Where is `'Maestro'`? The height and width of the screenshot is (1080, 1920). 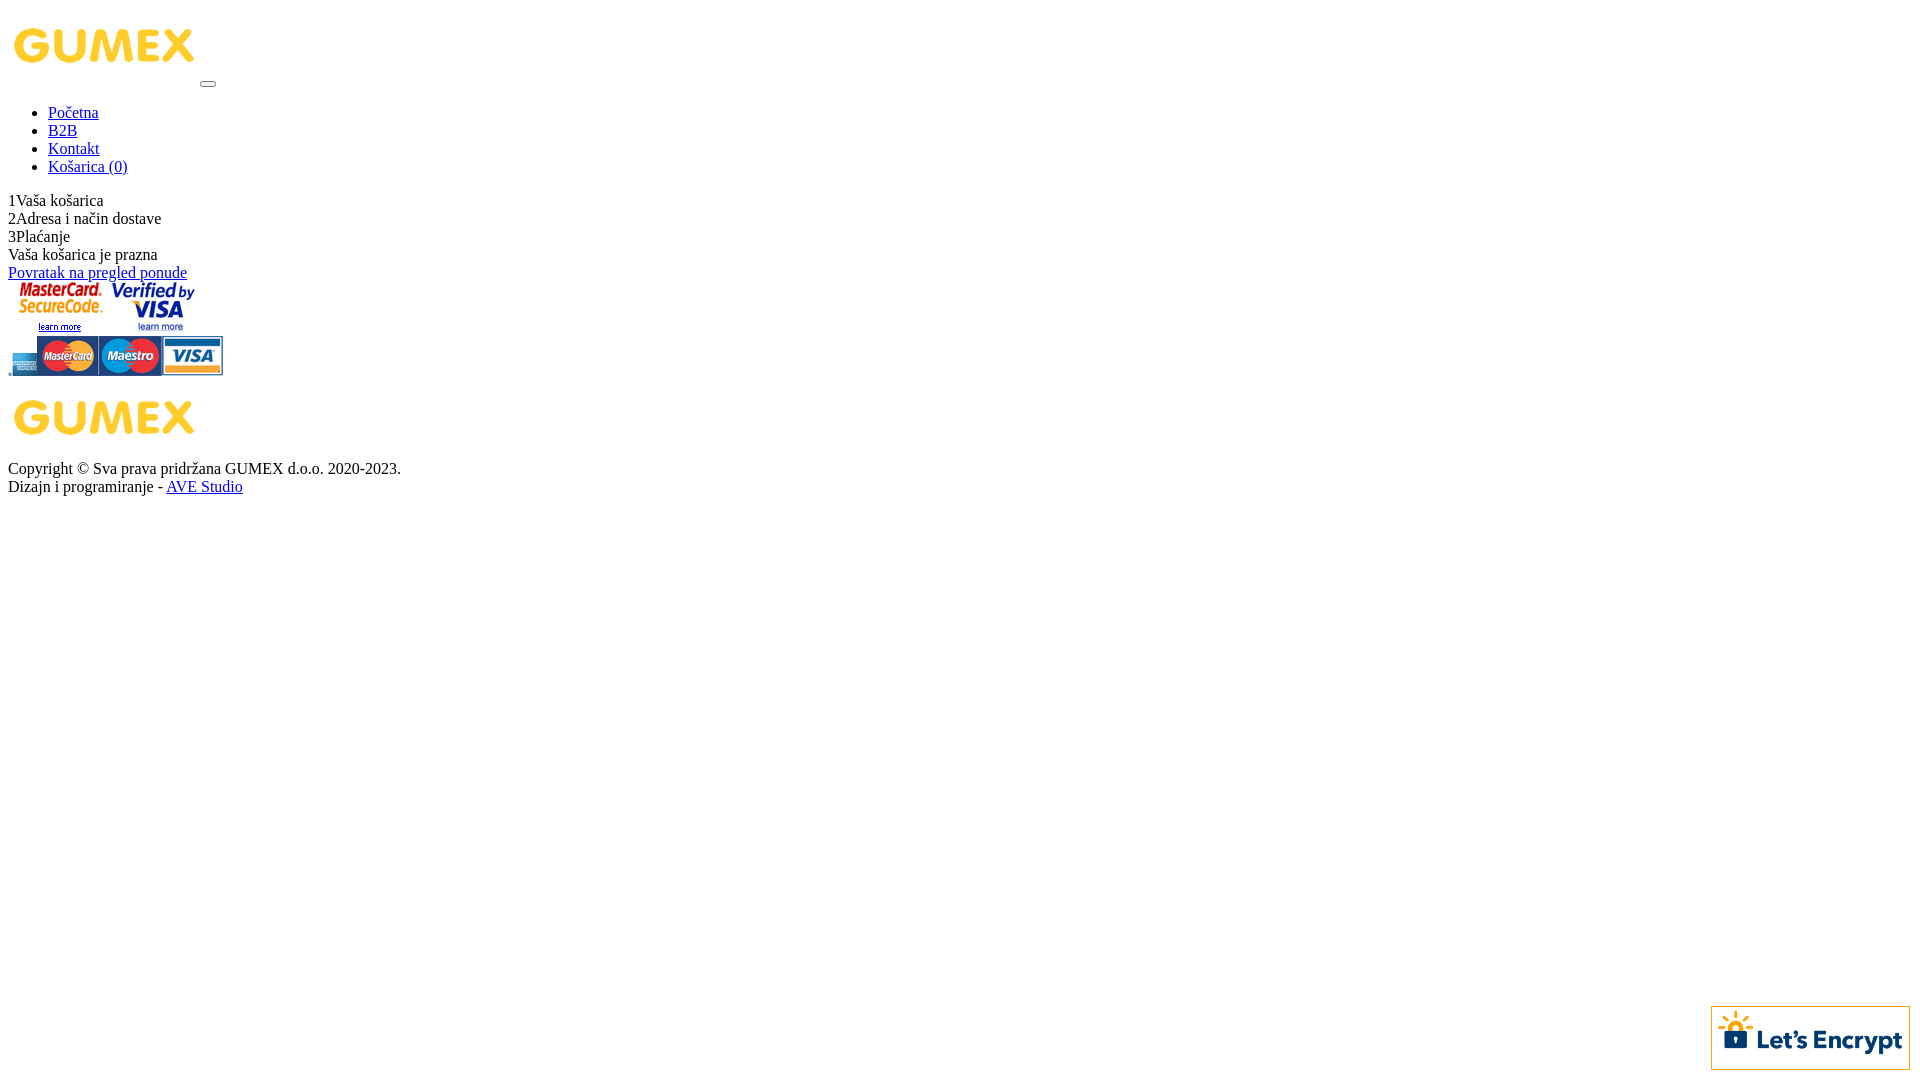
'Maestro' is located at coordinates (129, 370).